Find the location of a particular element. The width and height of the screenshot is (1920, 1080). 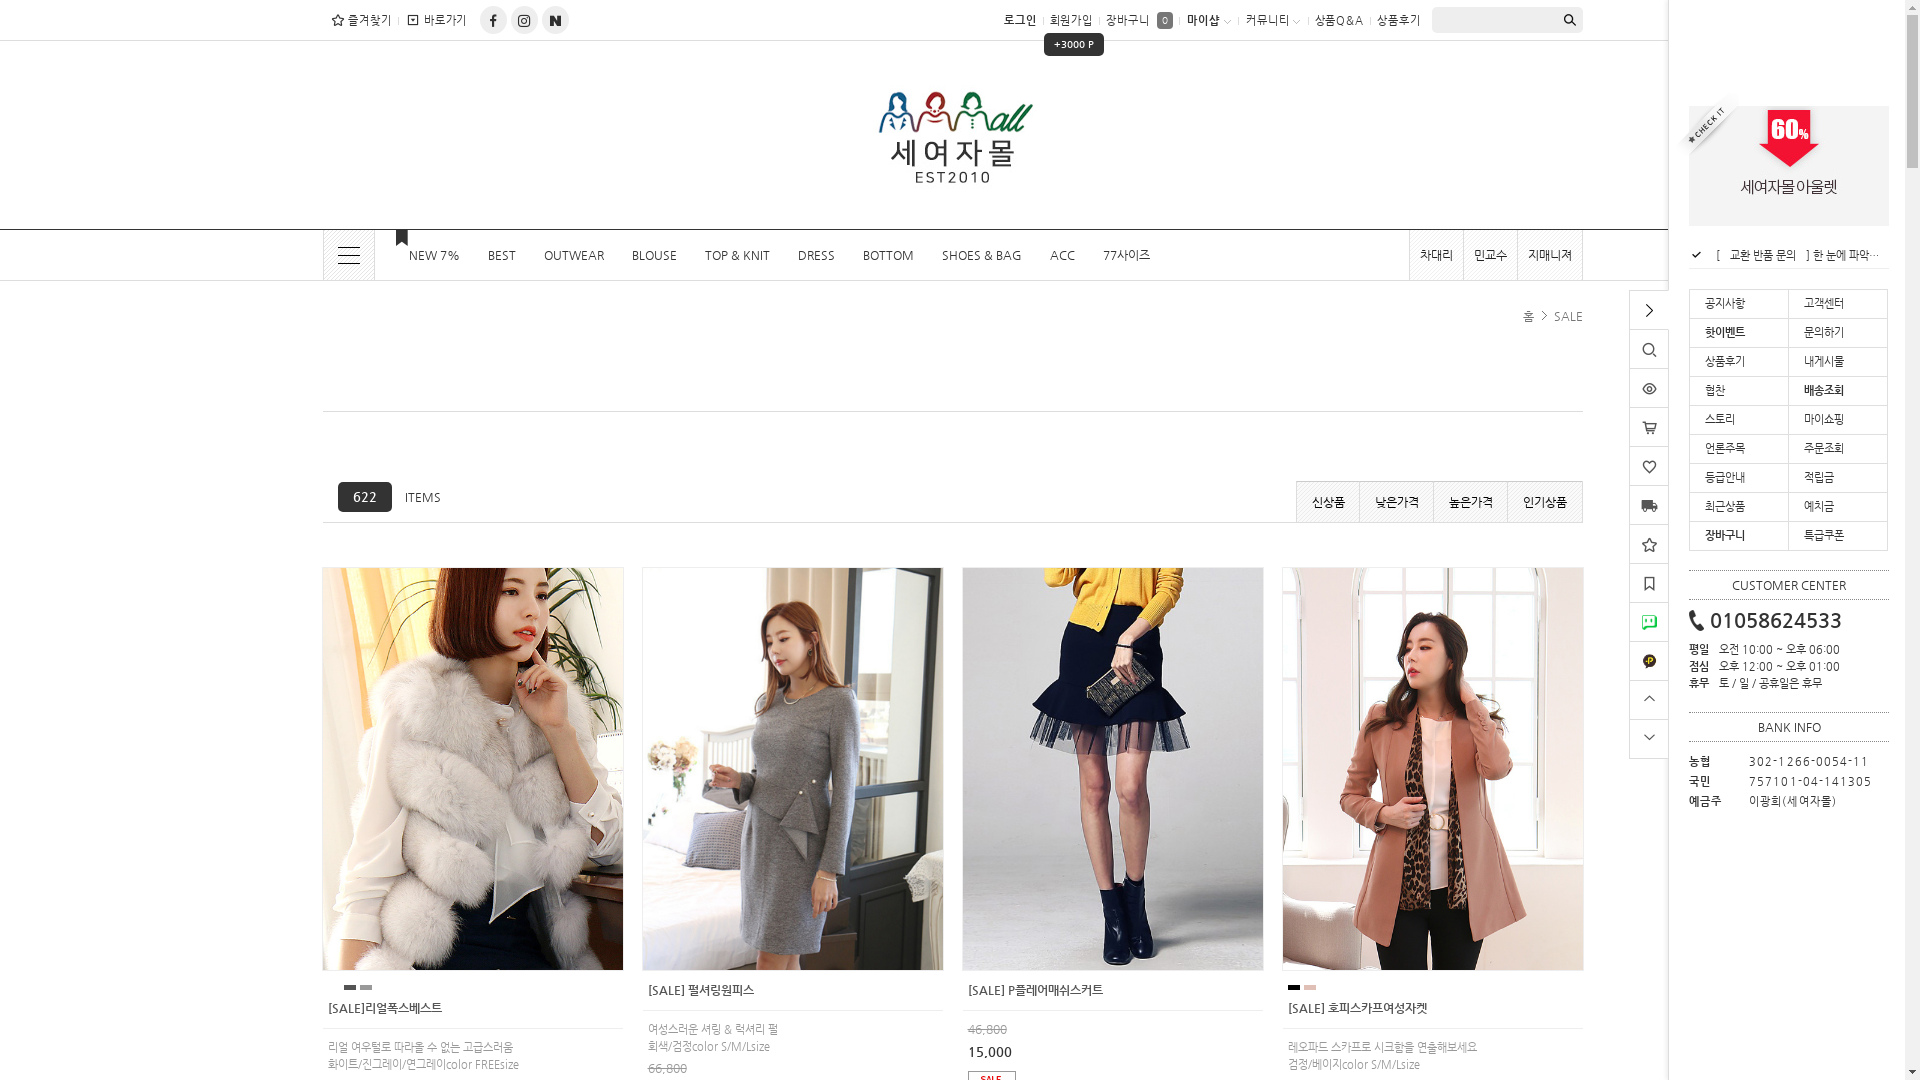

'BOTTOM' is located at coordinates (886, 253).